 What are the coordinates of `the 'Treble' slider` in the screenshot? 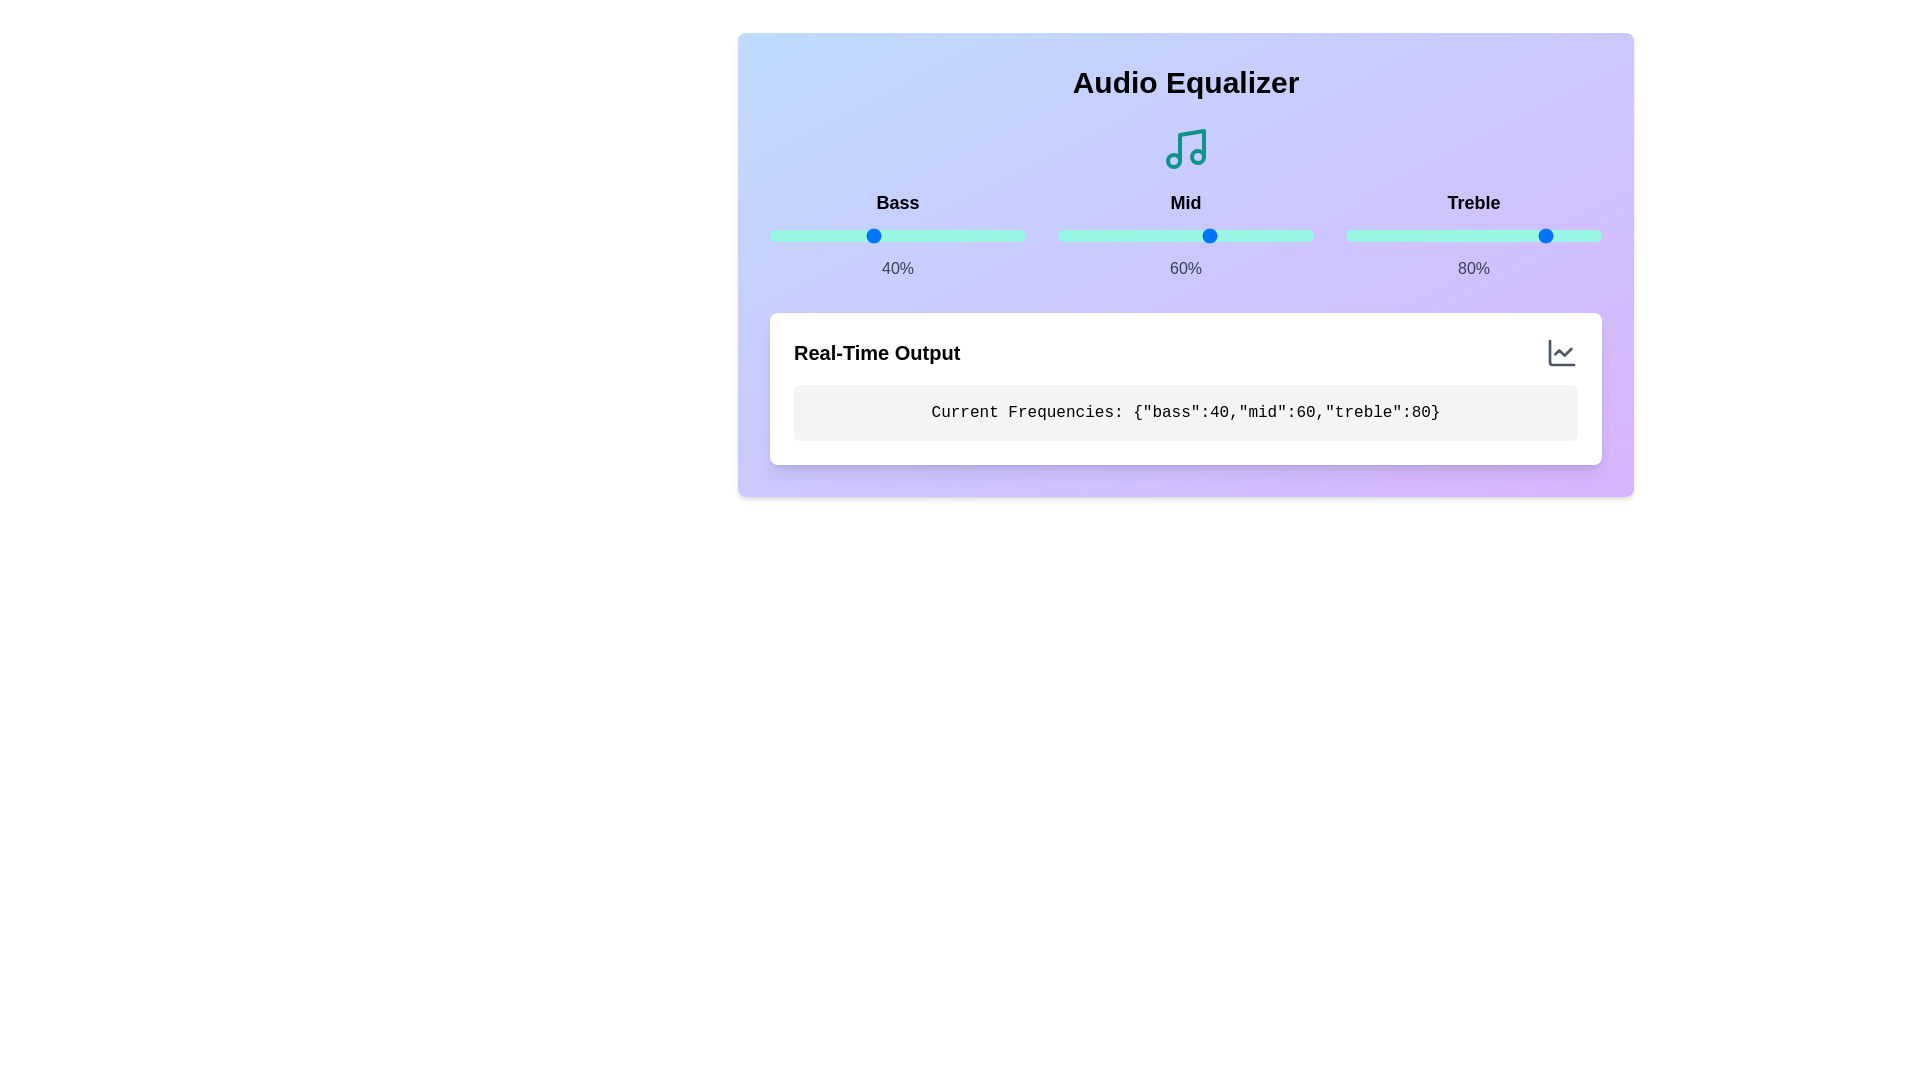 It's located at (1348, 234).